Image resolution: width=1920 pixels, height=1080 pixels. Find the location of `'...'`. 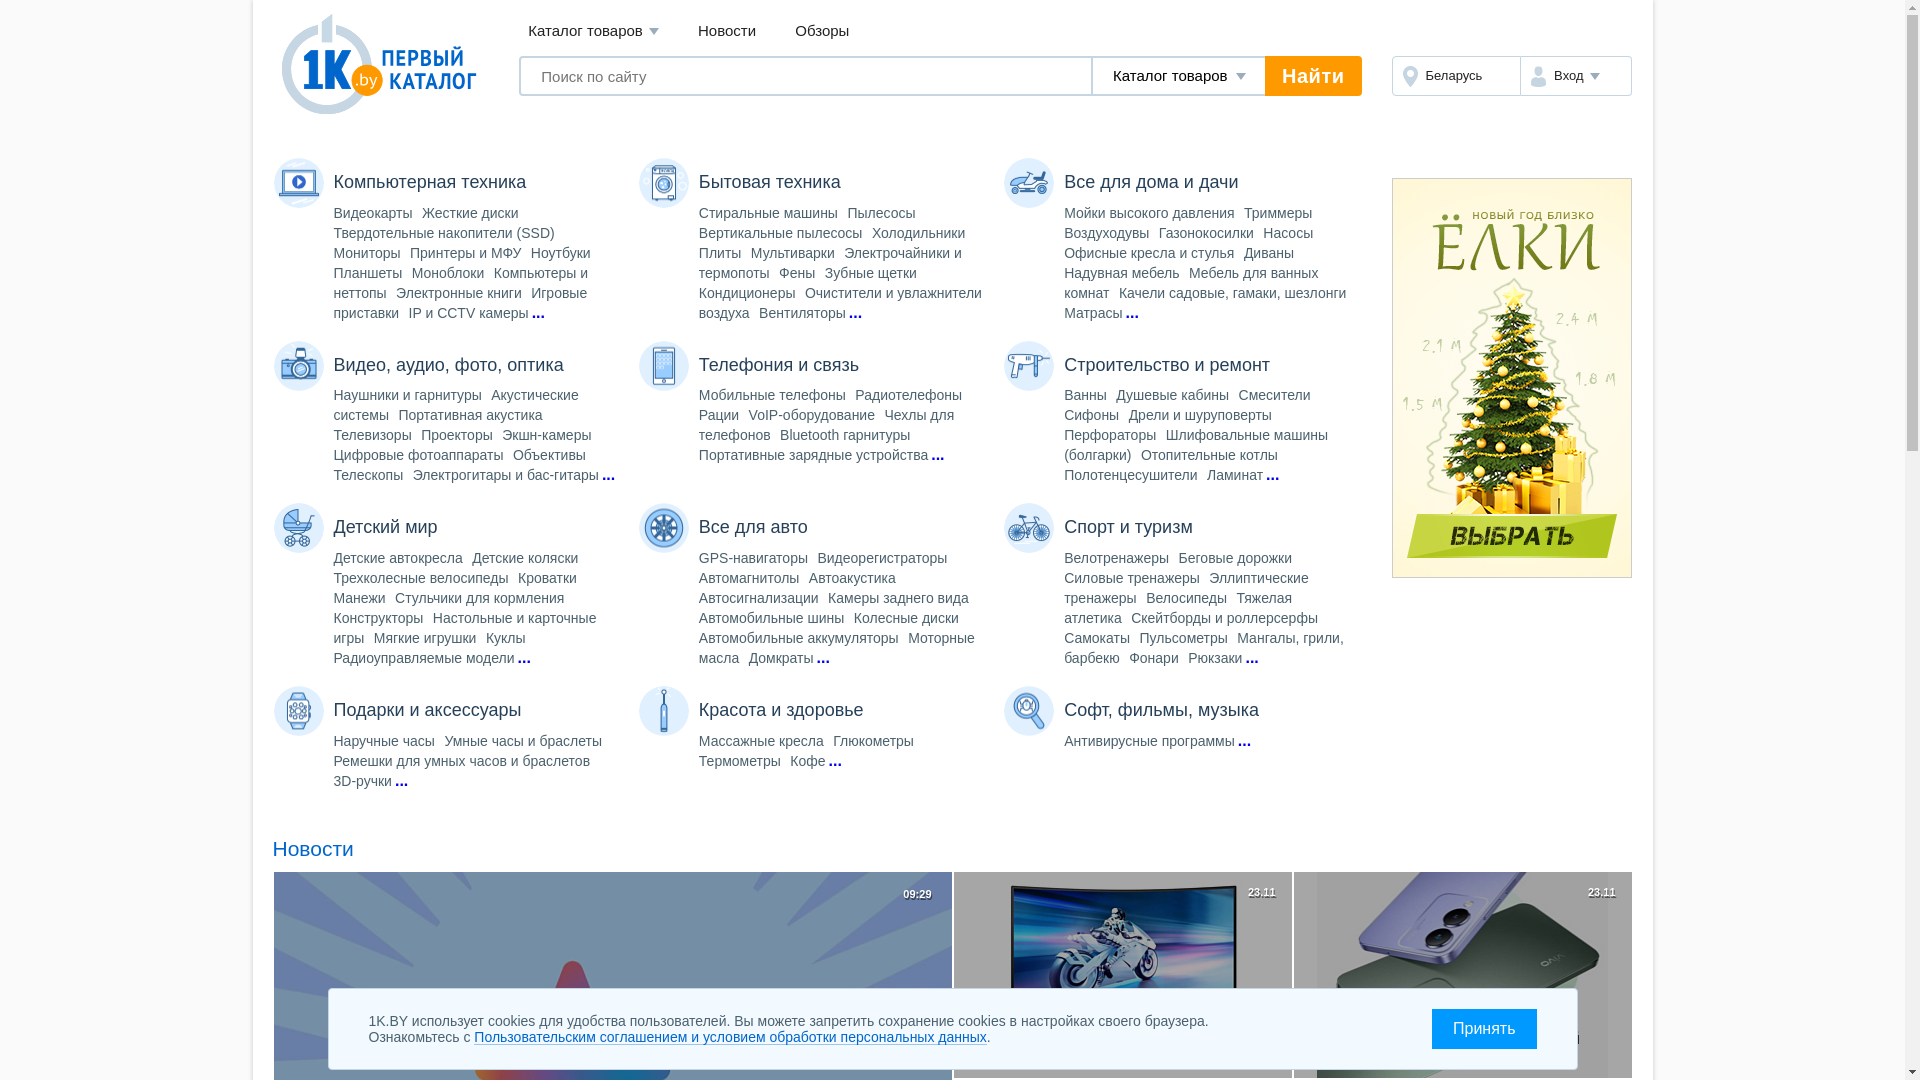

'...' is located at coordinates (930, 455).